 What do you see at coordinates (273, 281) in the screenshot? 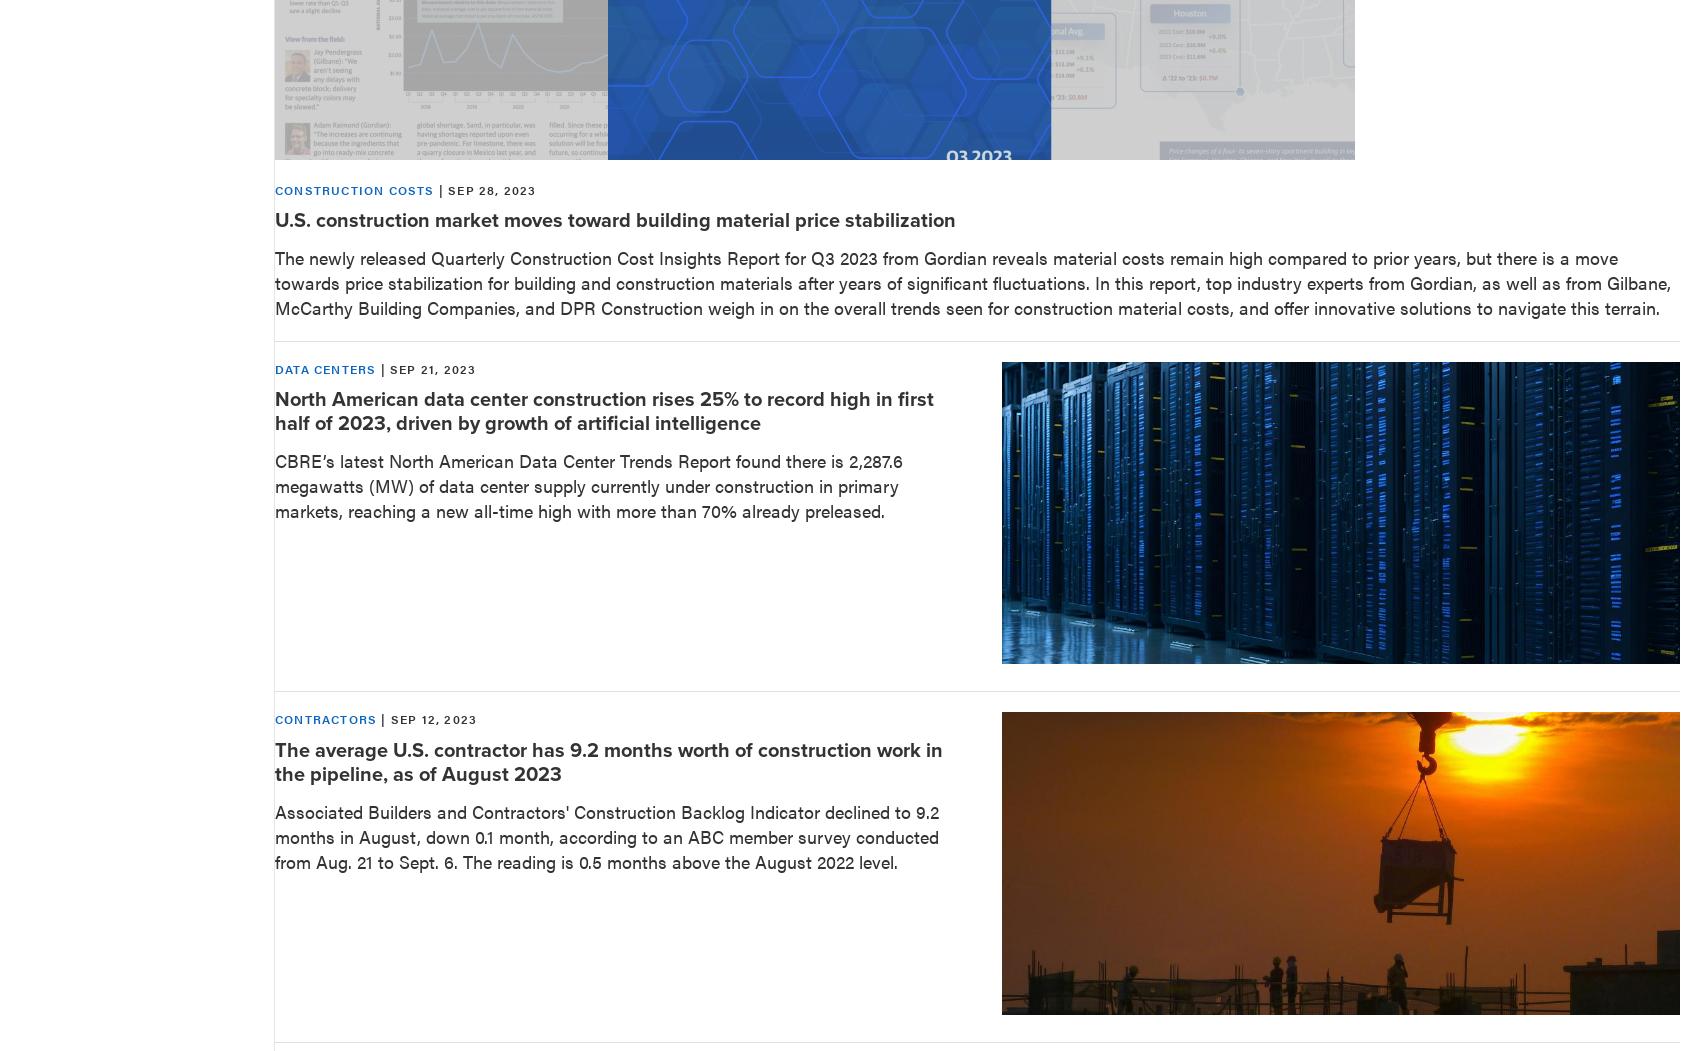
I see `'The newly released Quarterly Construction Cost Insights Report for Q3 2023 from Gordian reveals material costs remain high compared to prior years, but there is a move towards price stabilization for building and construction materials after years of significant fluctuations. In this report, top industry experts from Gordian, as well as from Gilbane, McCarthy Building Companies, and DPR Construction weigh in on the overall trends seen for construction material costs, and offer innovative solutions to navigate this terrain.'` at bounding box center [273, 281].